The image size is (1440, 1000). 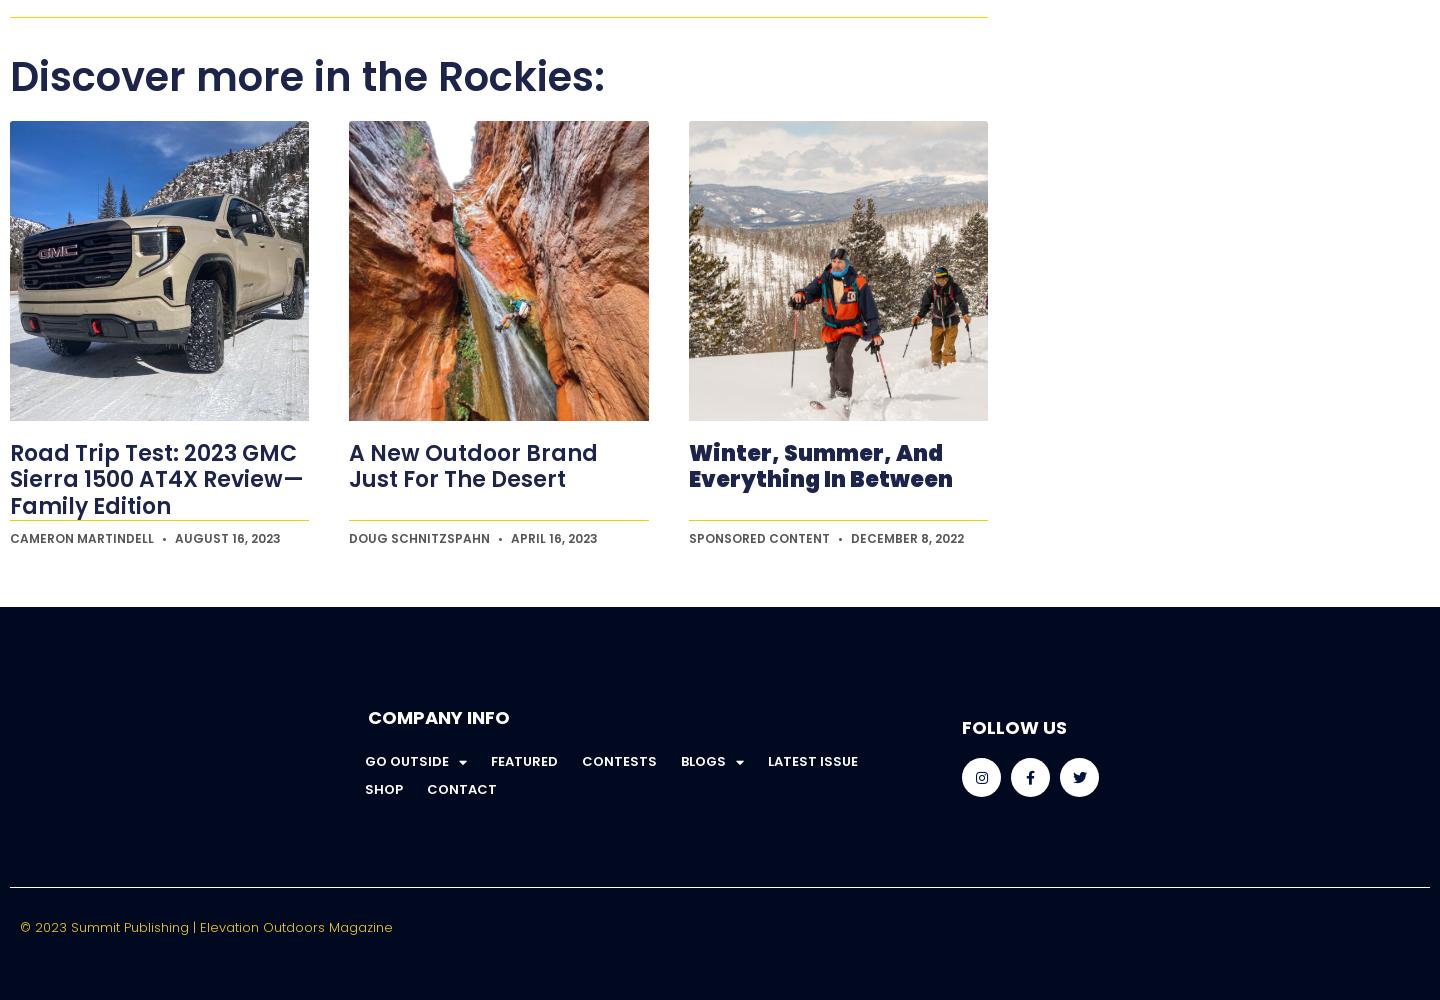 I want to click on 'Shop', so click(x=382, y=788).